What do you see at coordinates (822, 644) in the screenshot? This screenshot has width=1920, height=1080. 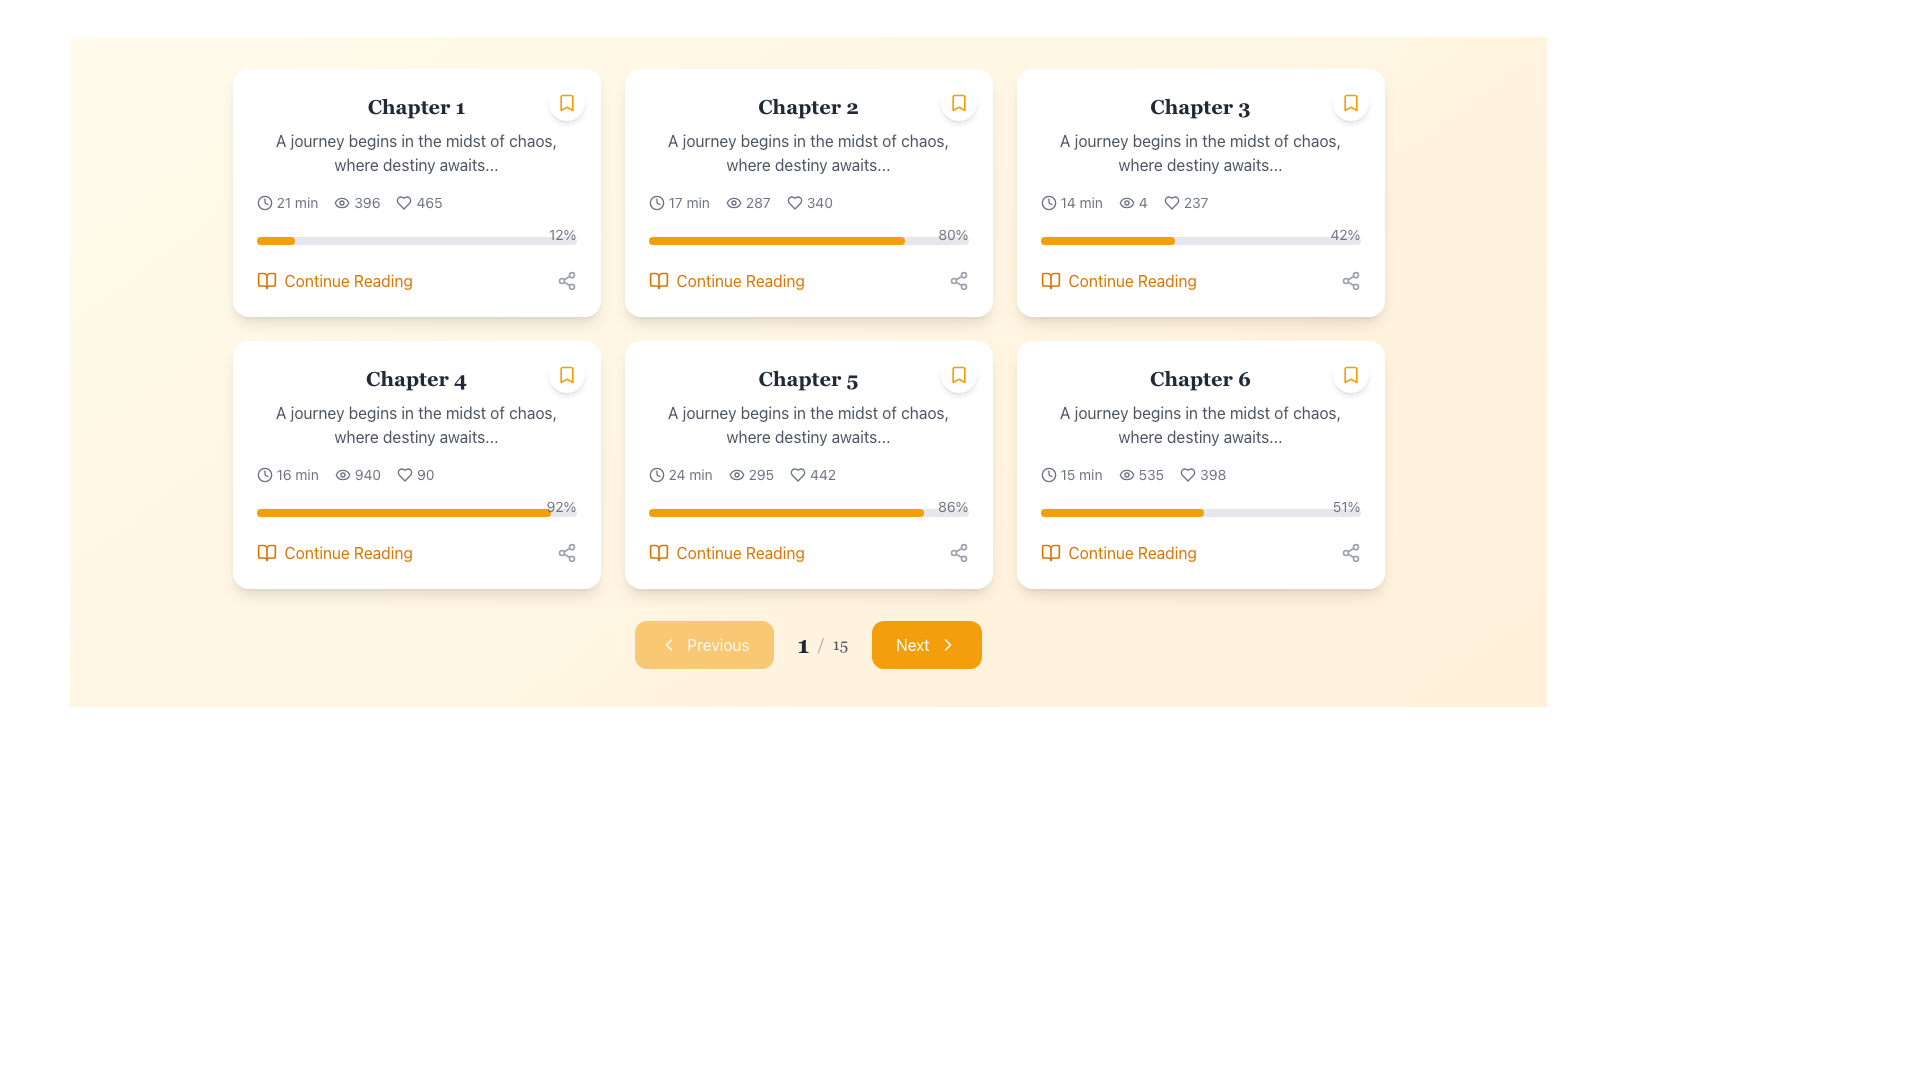 I see `the static text label indicating the current page number within the pagination control section, positioned between the 'Previous' and 'Next' buttons` at bounding box center [822, 644].